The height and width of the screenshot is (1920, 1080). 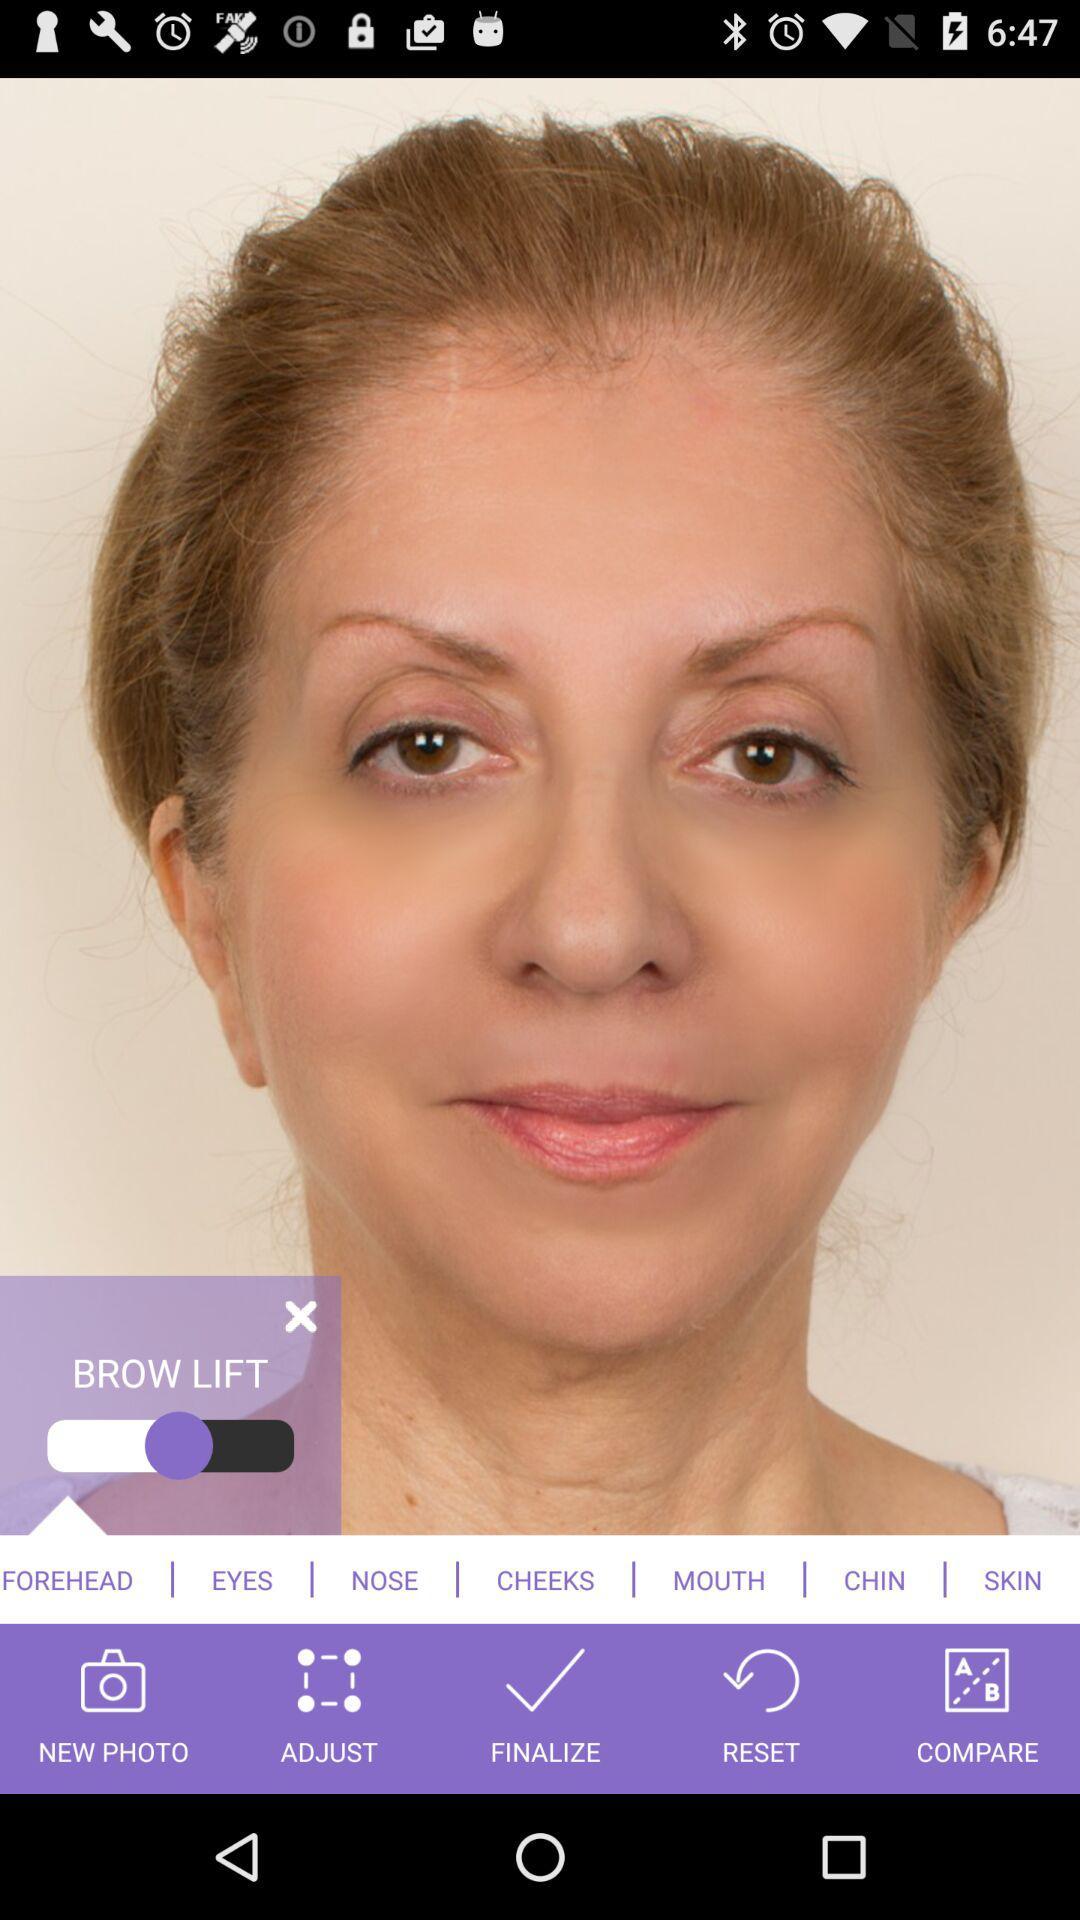 I want to click on skin app, so click(x=1013, y=1578).